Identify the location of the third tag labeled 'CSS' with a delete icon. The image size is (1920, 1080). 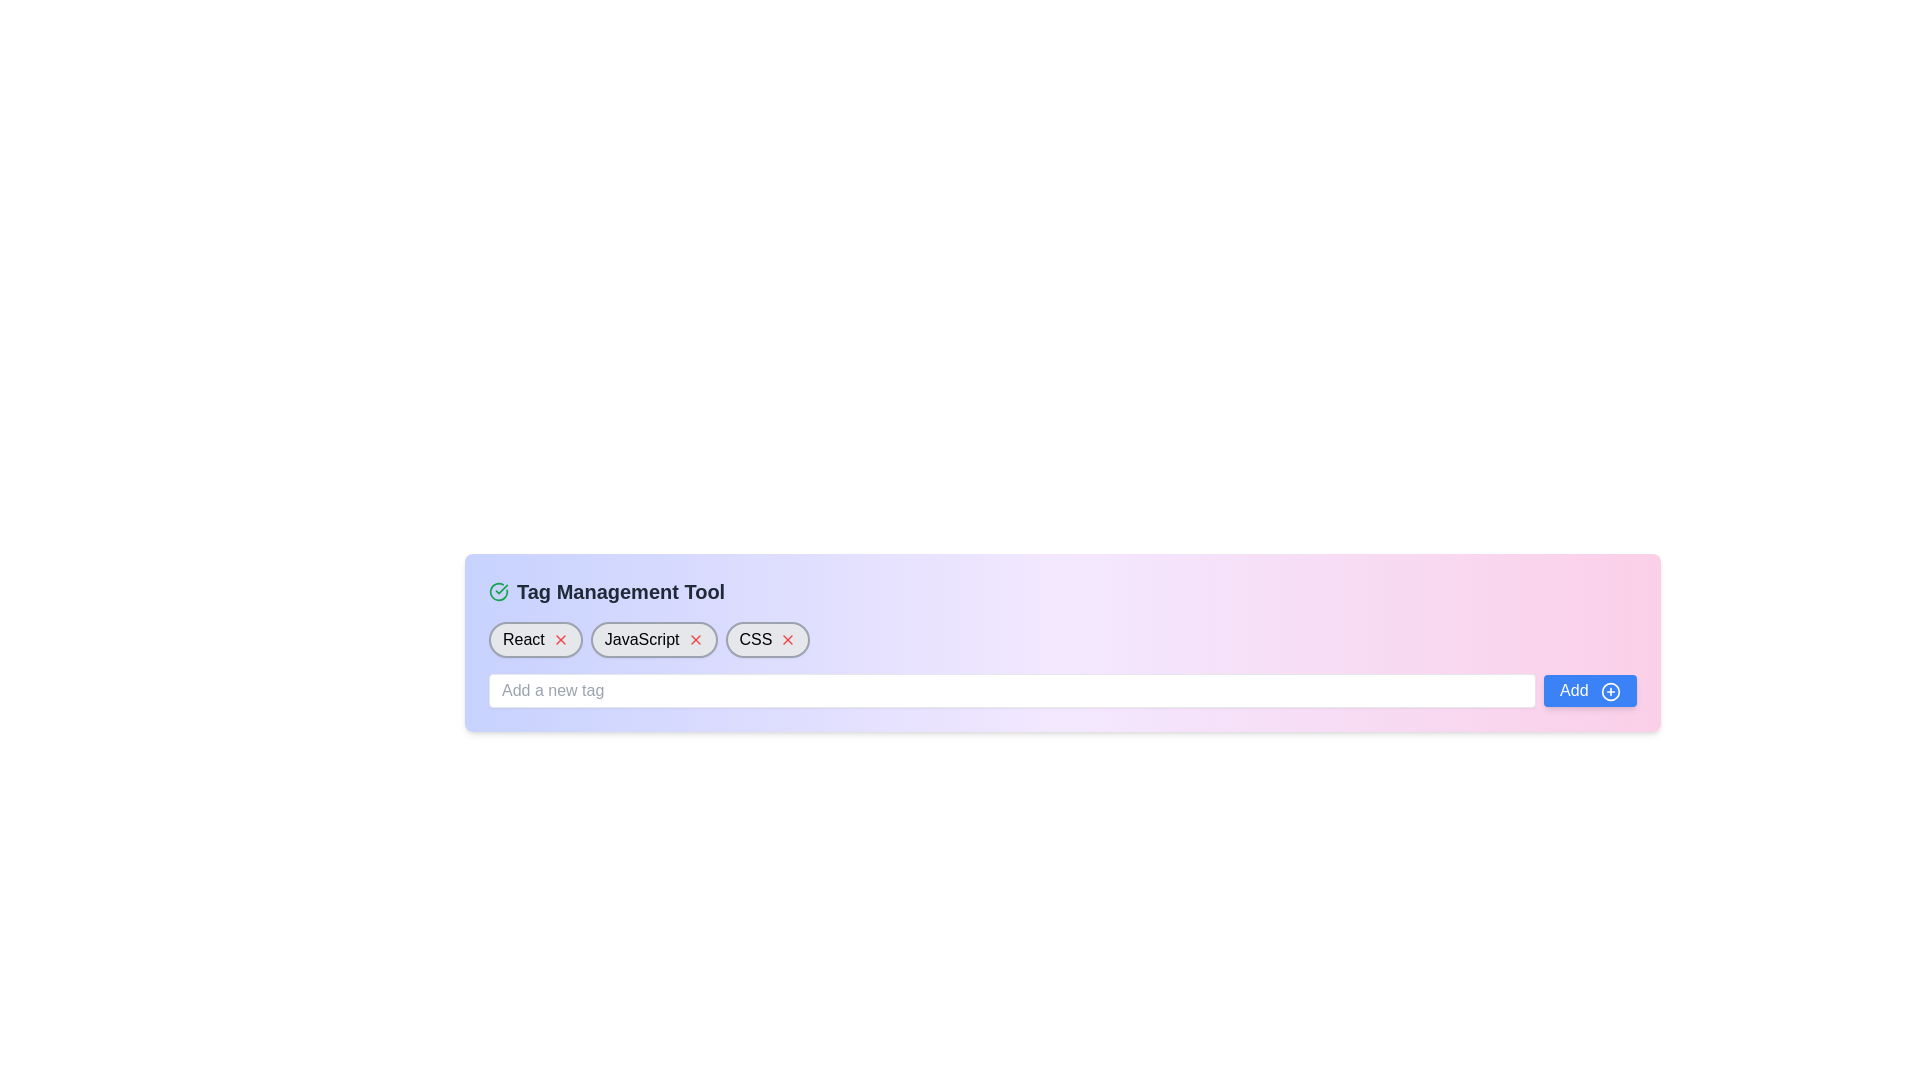
(767, 640).